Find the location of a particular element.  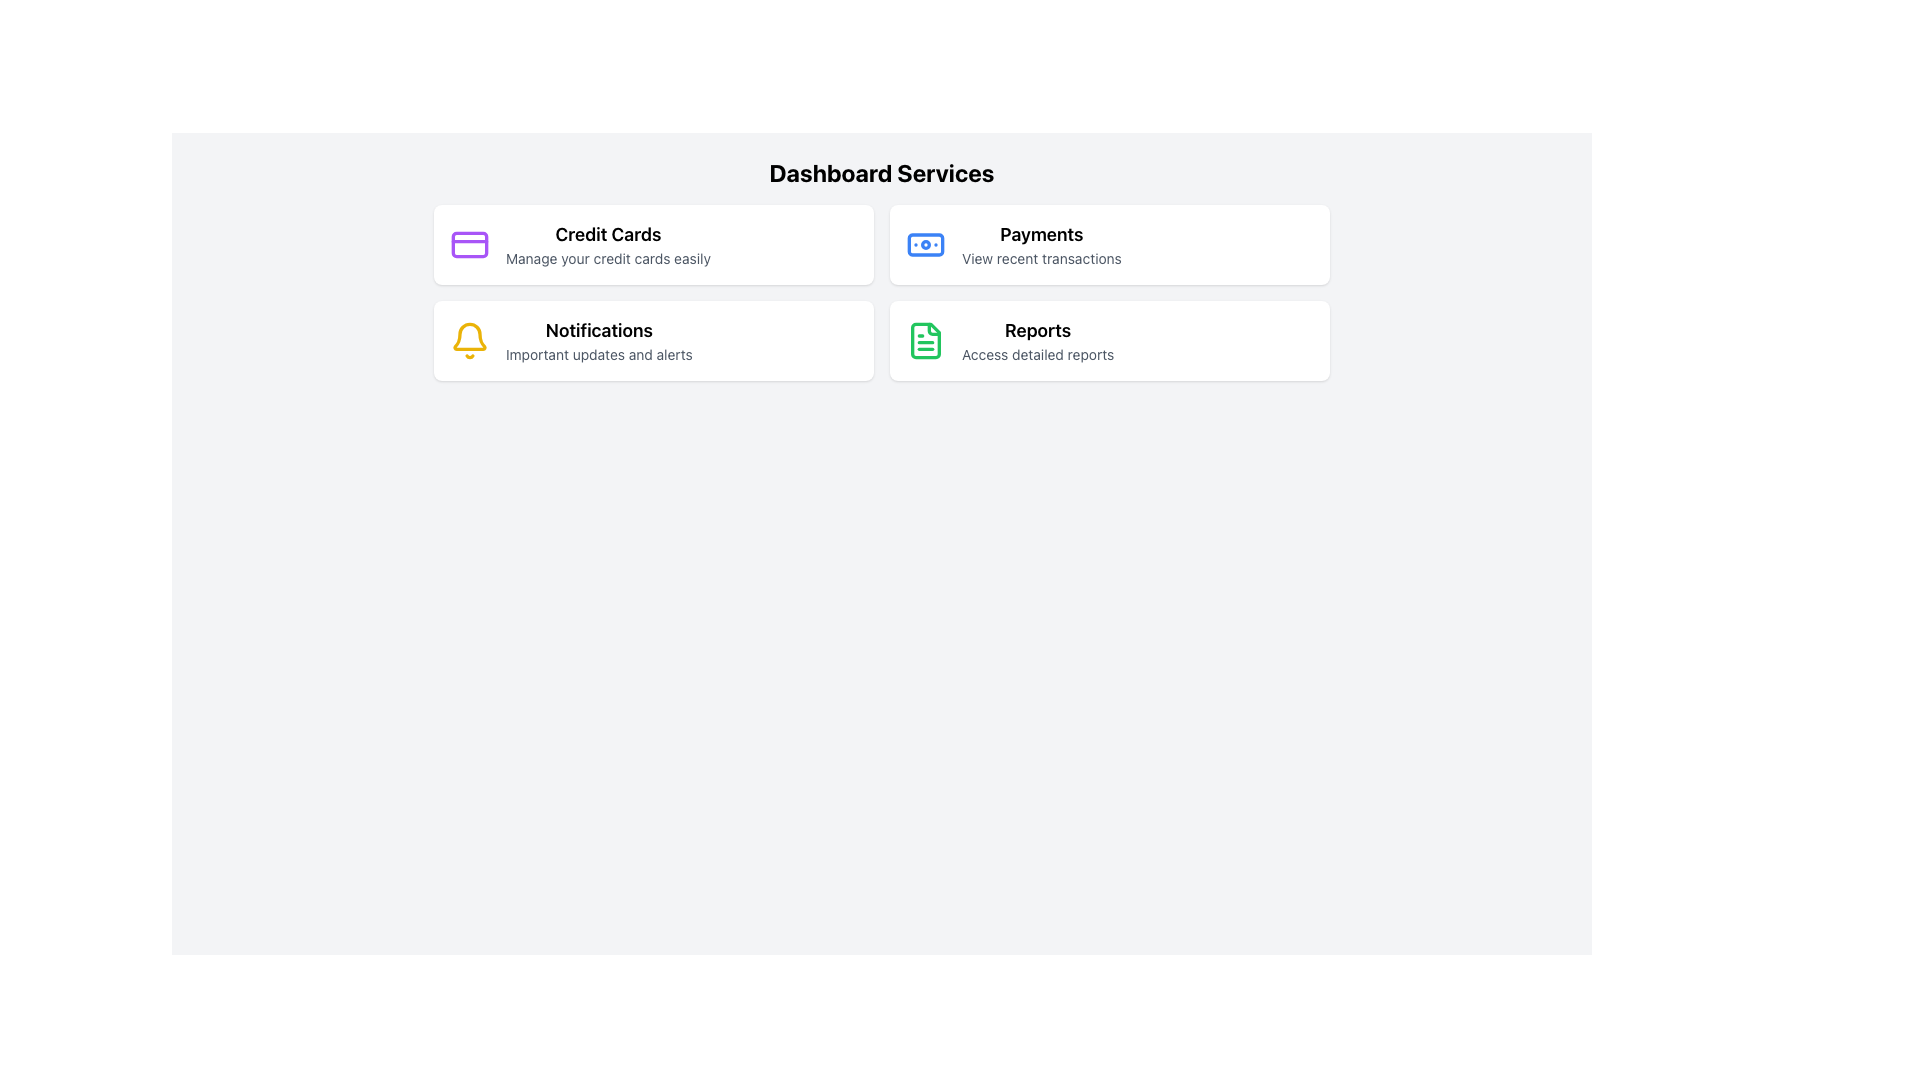

the 'Reports' icon located in the bottom-right card of the 'Dashboard Services' panel is located at coordinates (925, 339).